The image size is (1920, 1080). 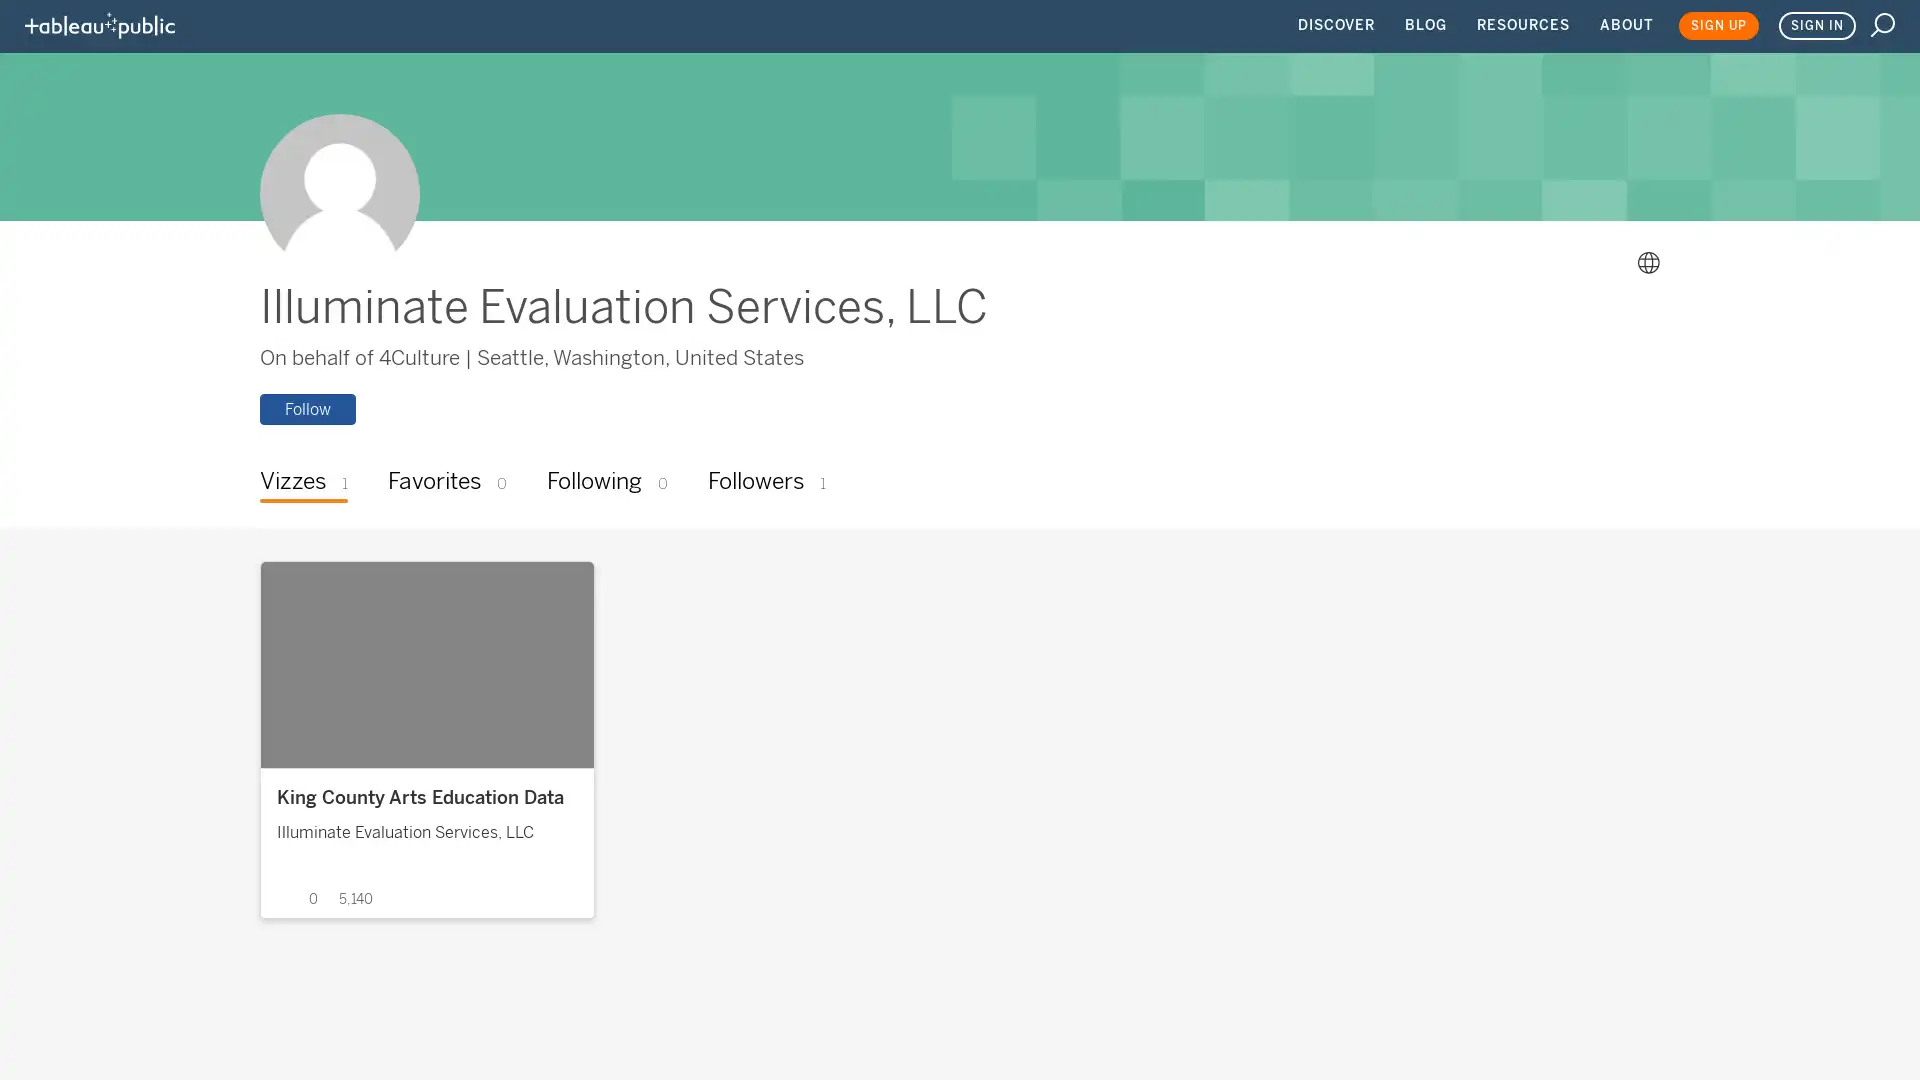 What do you see at coordinates (1817, 26) in the screenshot?
I see `SIGN IN` at bounding box center [1817, 26].